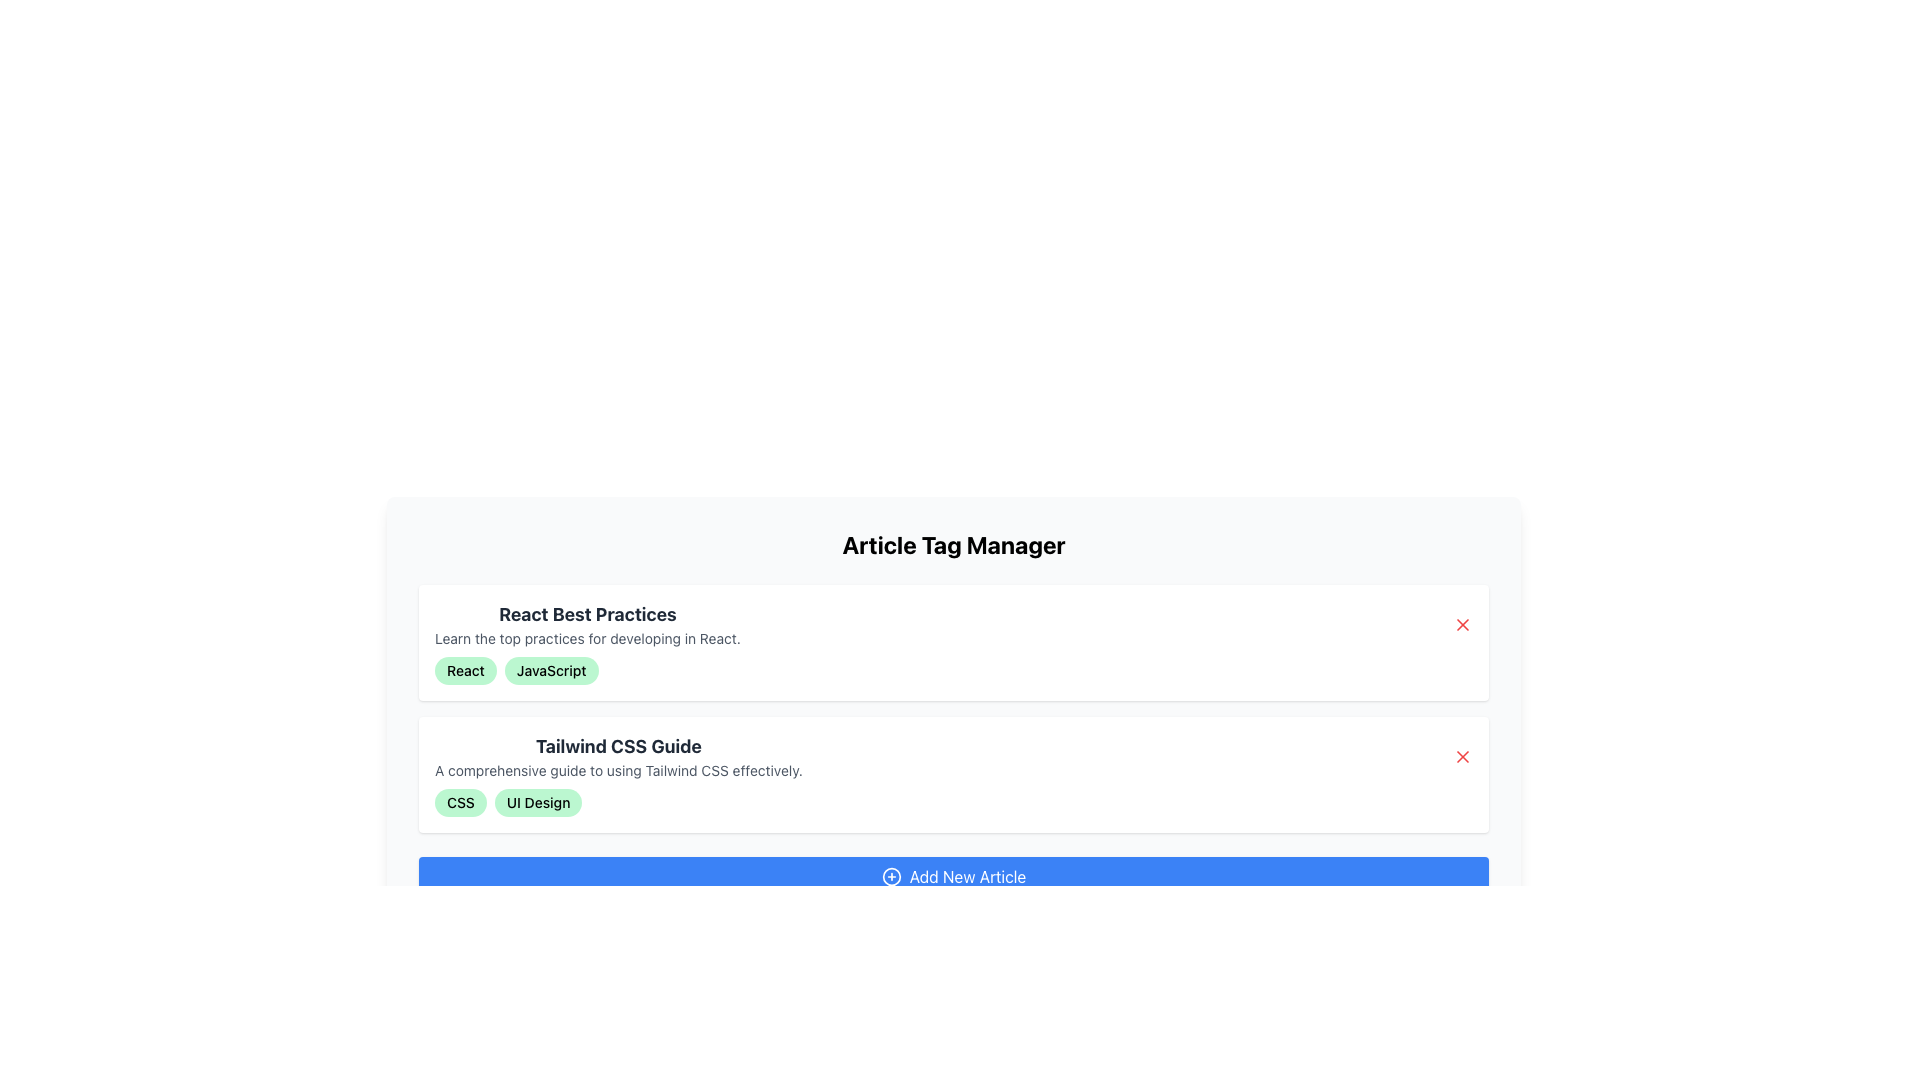 The width and height of the screenshot is (1920, 1080). I want to click on text content of the header and brief description located in the center-left part of the second card in the vertical list, which is below the 'React Best Practices' card, so click(617, 756).